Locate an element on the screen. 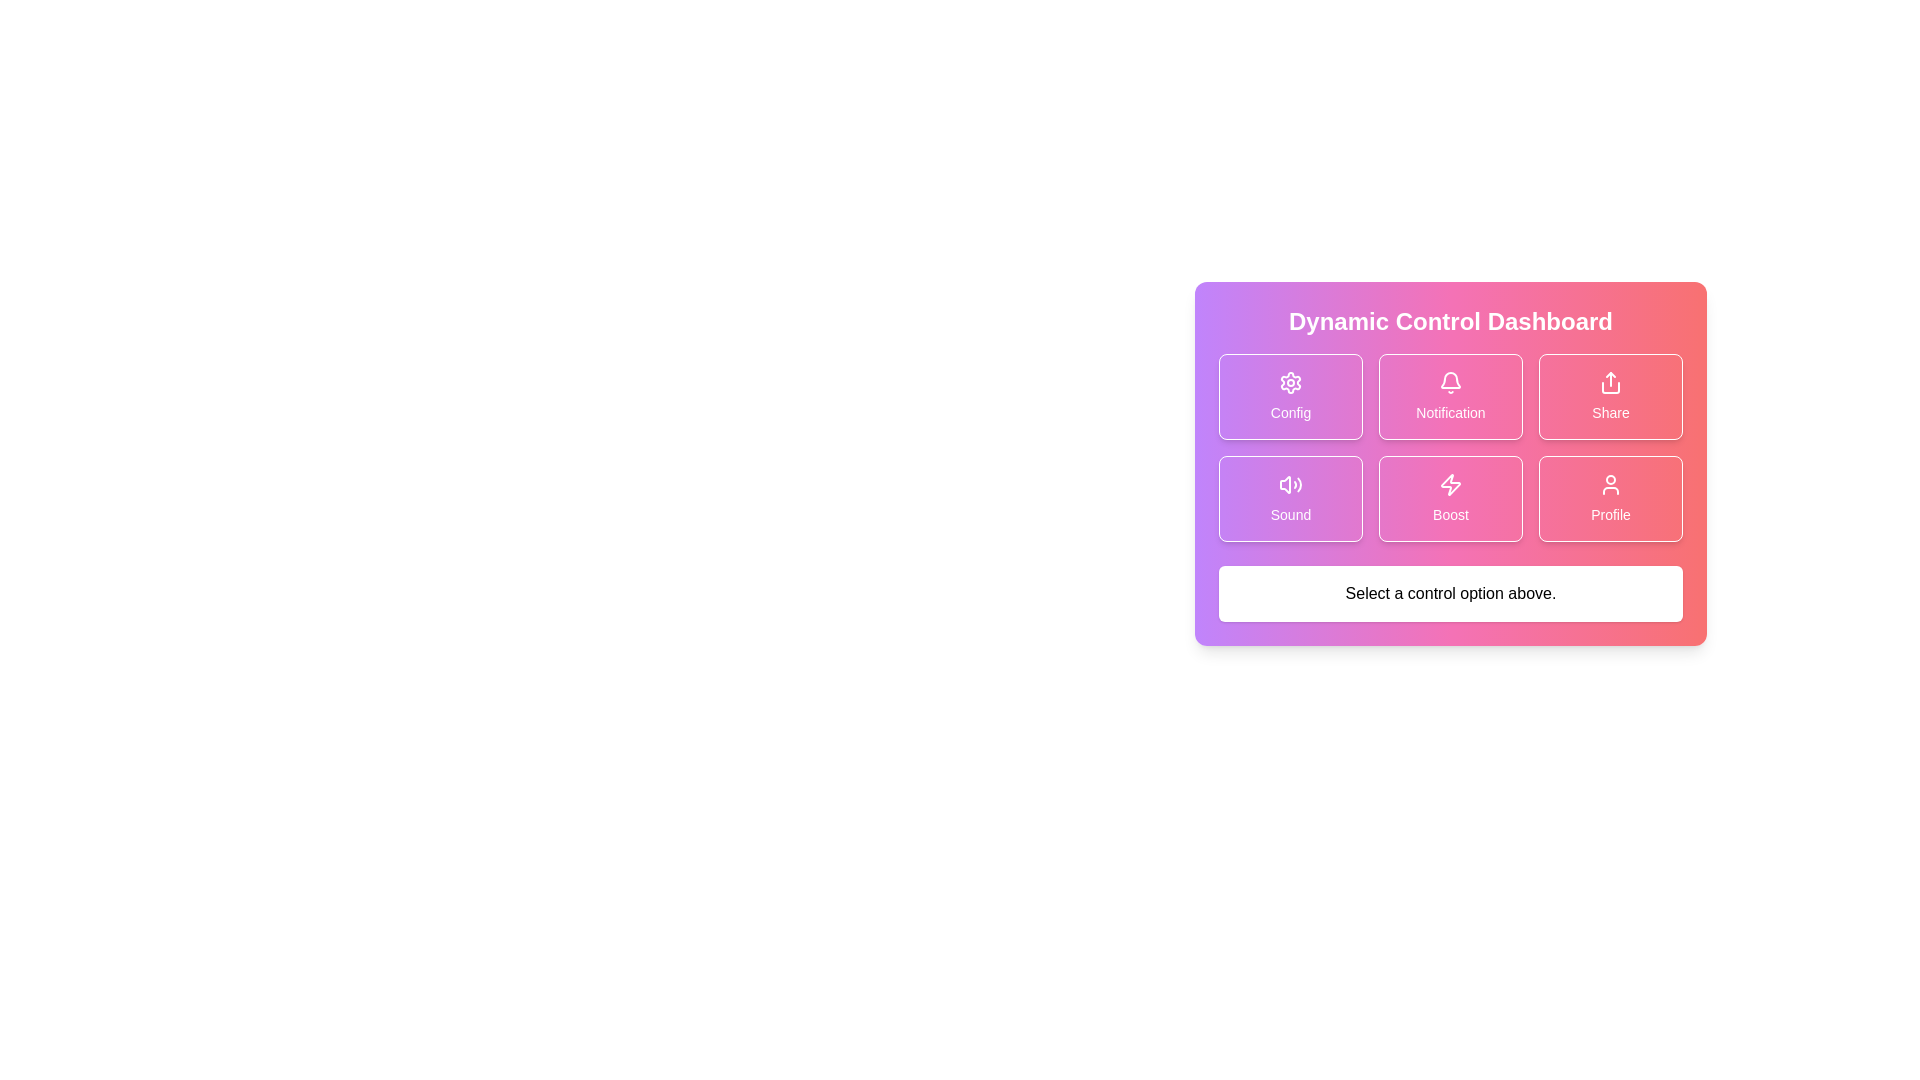  the lightning bolt icon, which is white and set against a pink button background, located in the 'Boost' module of the control dashboard grid layout is located at coordinates (1450, 485).